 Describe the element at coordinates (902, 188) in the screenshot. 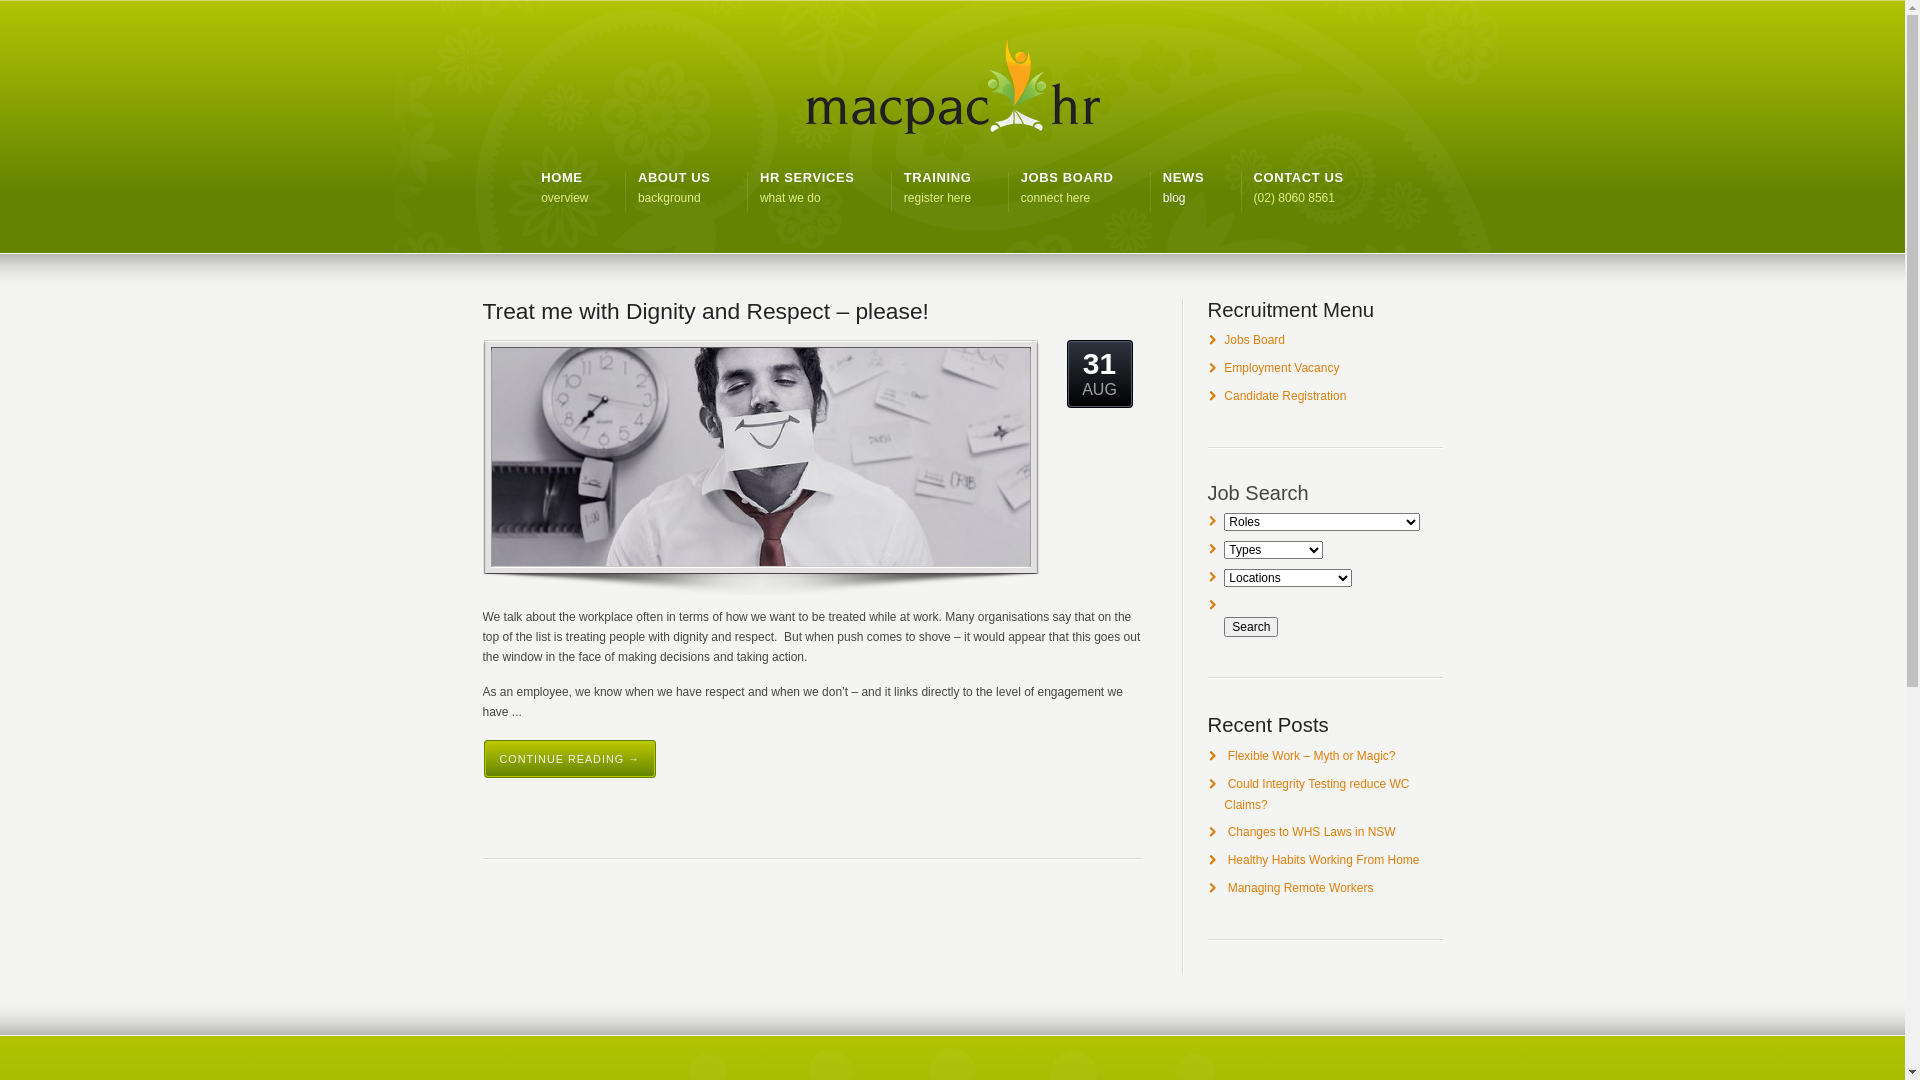

I see `'TRAINING` at that location.